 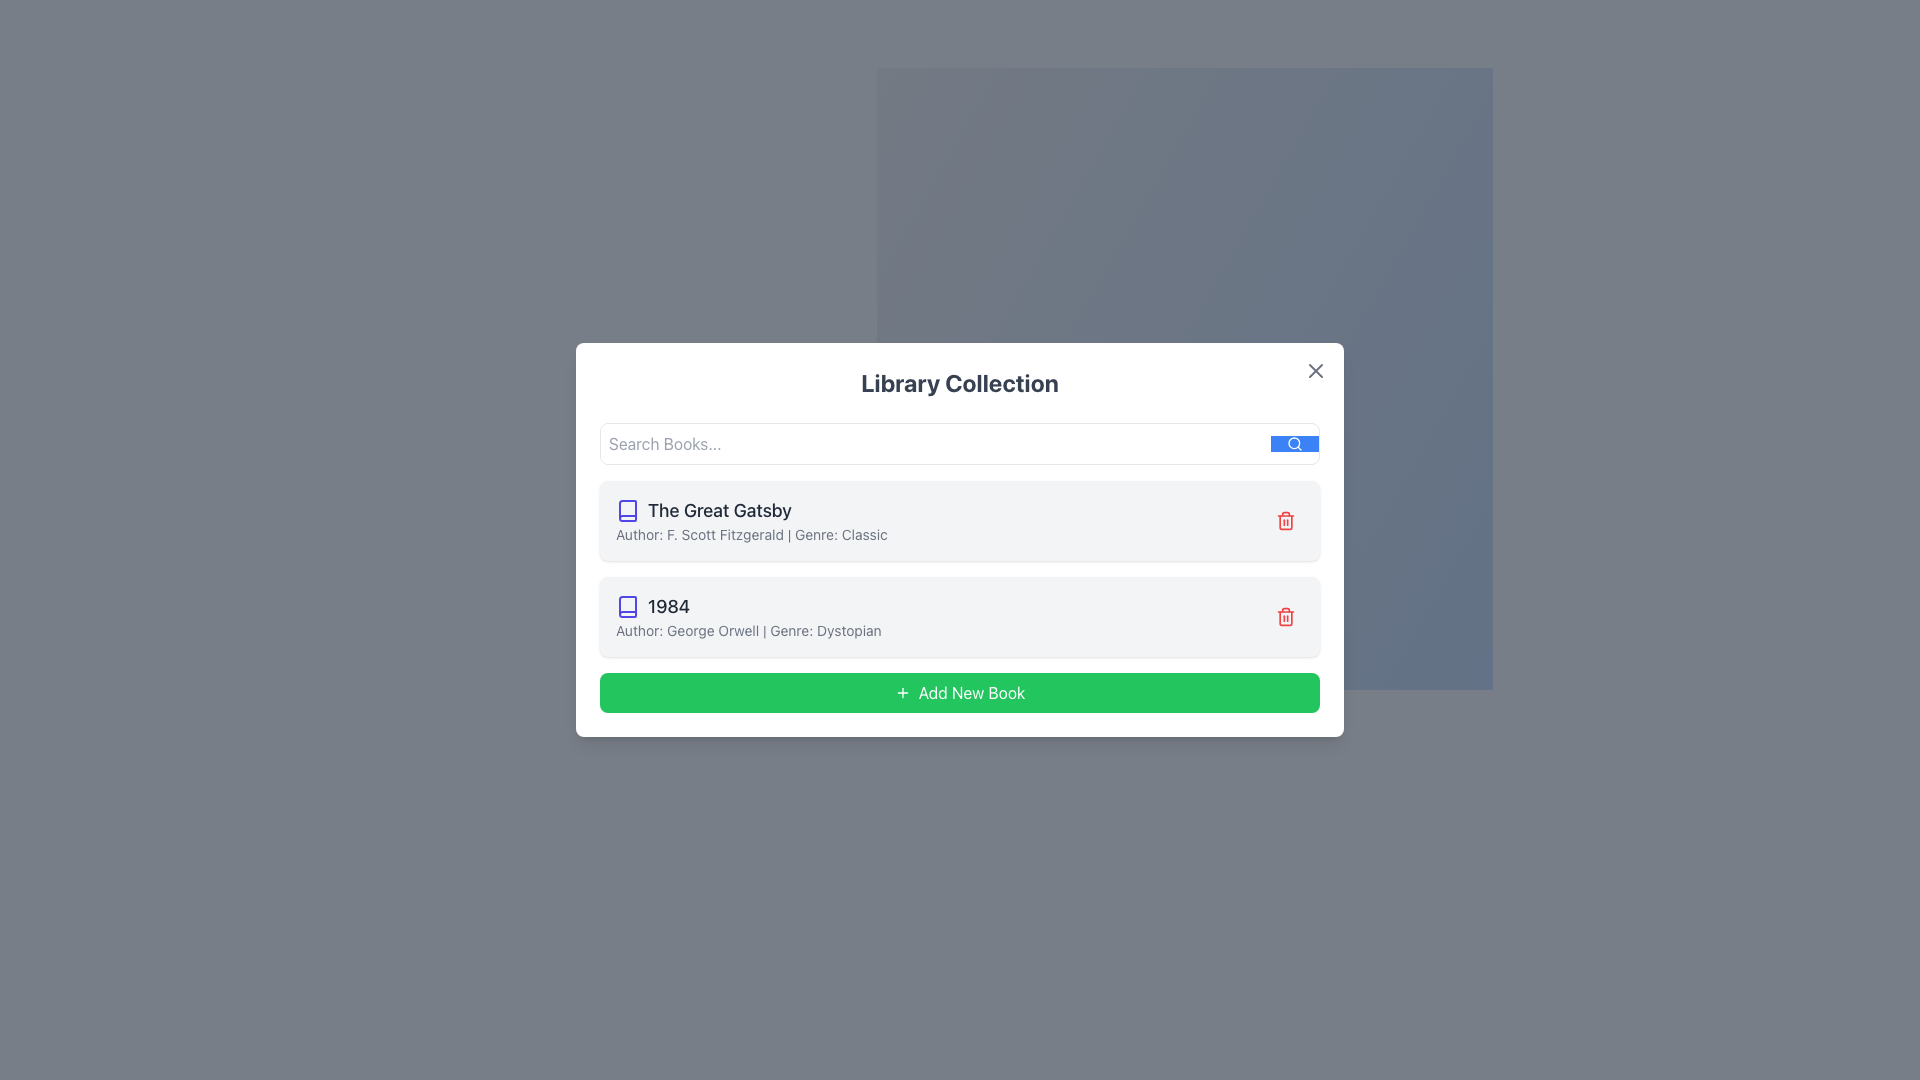 I want to click on the interactive button containing the SVG trash icon for the book '1984' to change its background color, so click(x=1286, y=616).